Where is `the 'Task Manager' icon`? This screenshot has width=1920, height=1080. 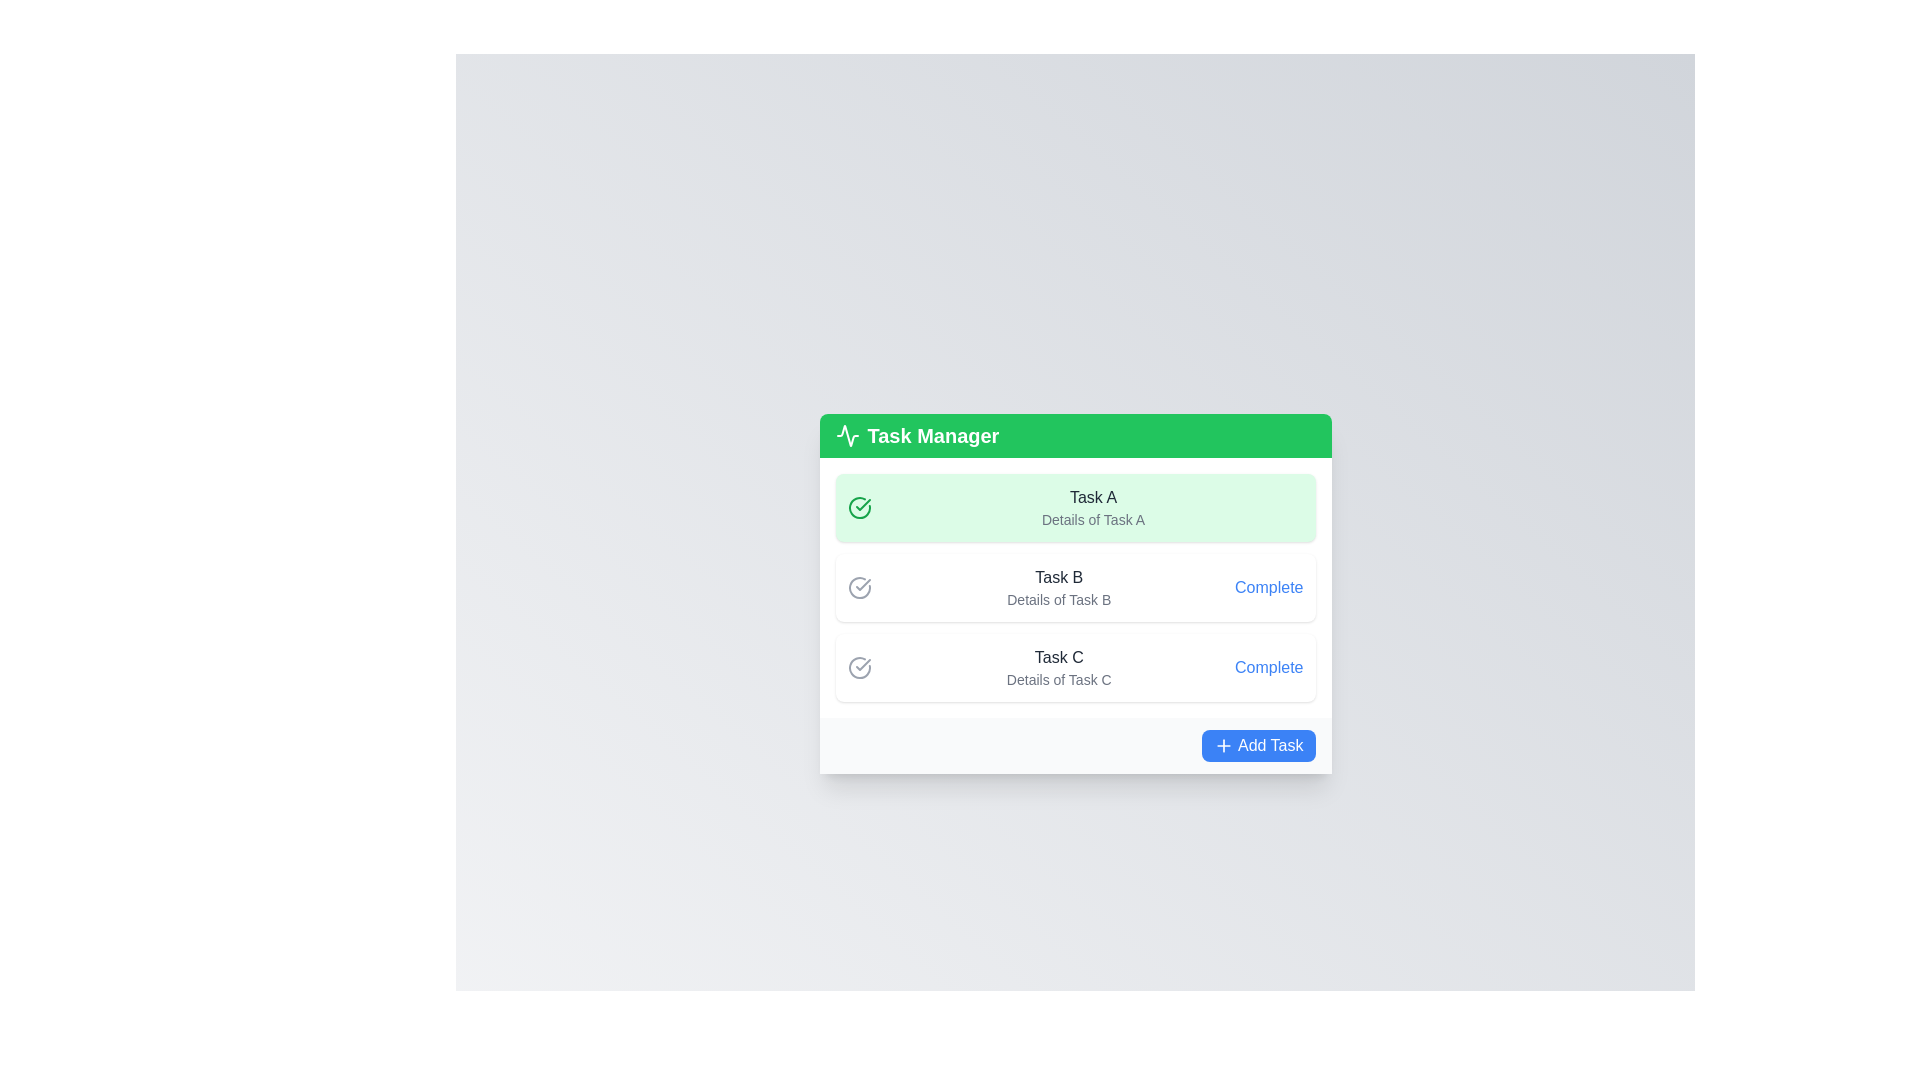
the 'Task Manager' icon is located at coordinates (847, 434).